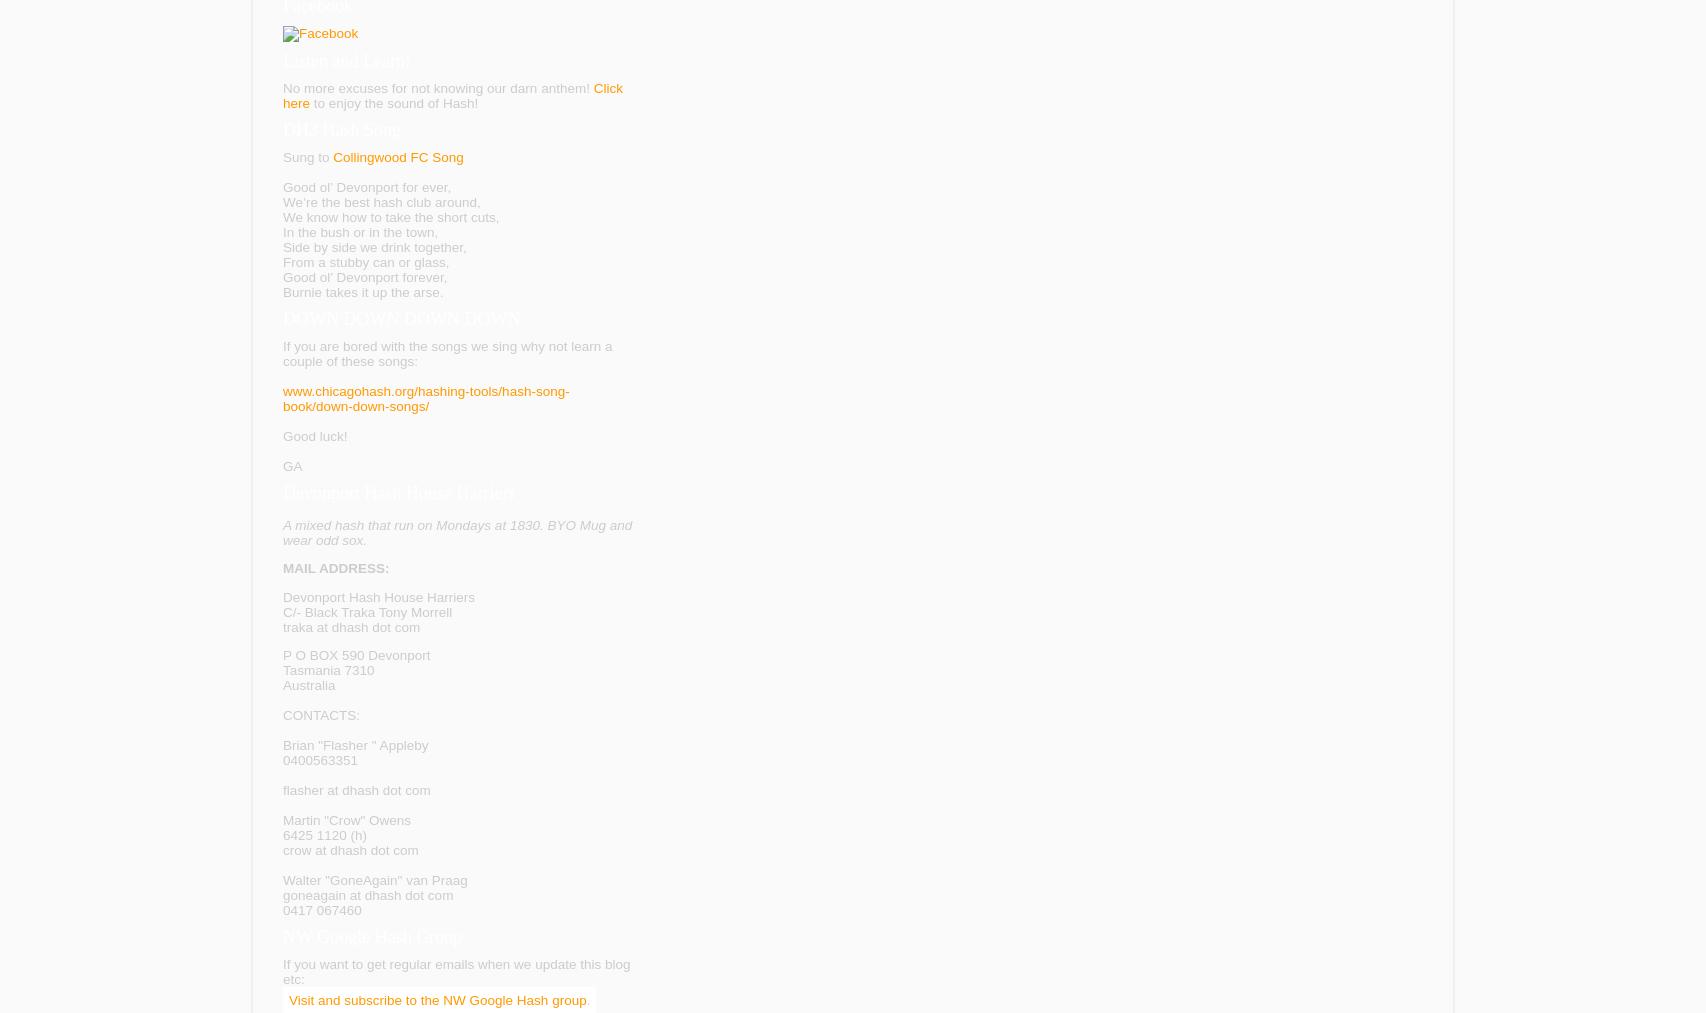  What do you see at coordinates (346, 59) in the screenshot?
I see `'Listen and Learn!'` at bounding box center [346, 59].